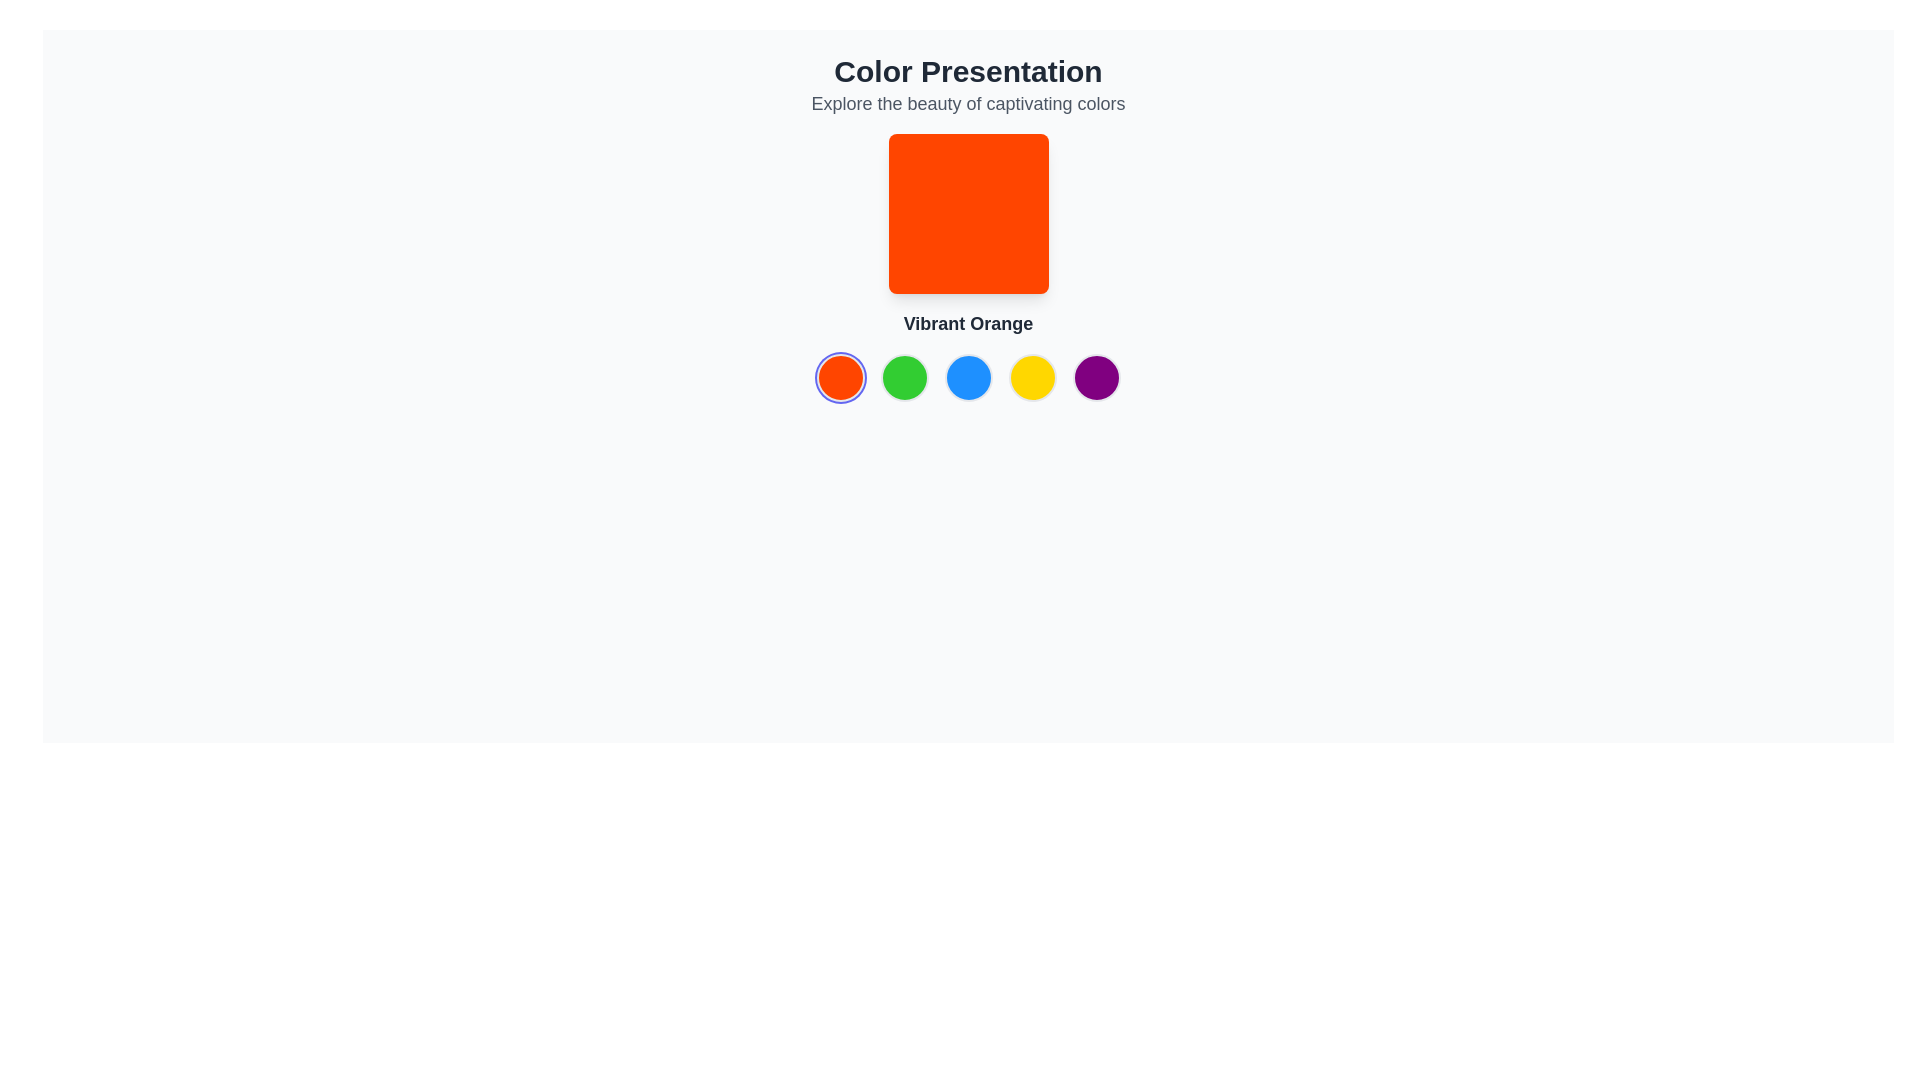 The height and width of the screenshot is (1080, 1920). Describe the element at coordinates (1095, 378) in the screenshot. I see `the purple circular button located at the far right of the row of five circular elements beneath the bold orange square labeled 'Vibrant Orange'` at that location.